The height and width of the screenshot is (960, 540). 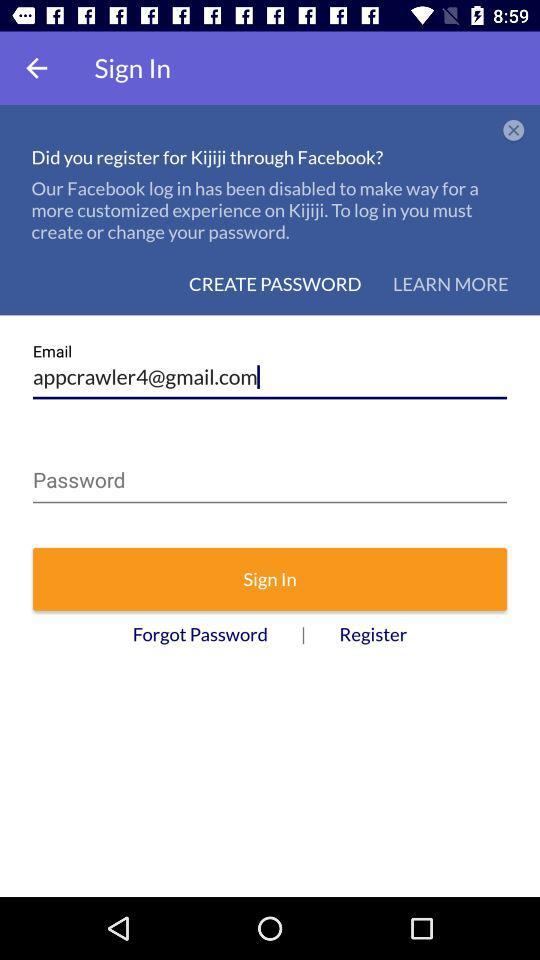 I want to click on the icon below our facebook log icon, so click(x=450, y=283).